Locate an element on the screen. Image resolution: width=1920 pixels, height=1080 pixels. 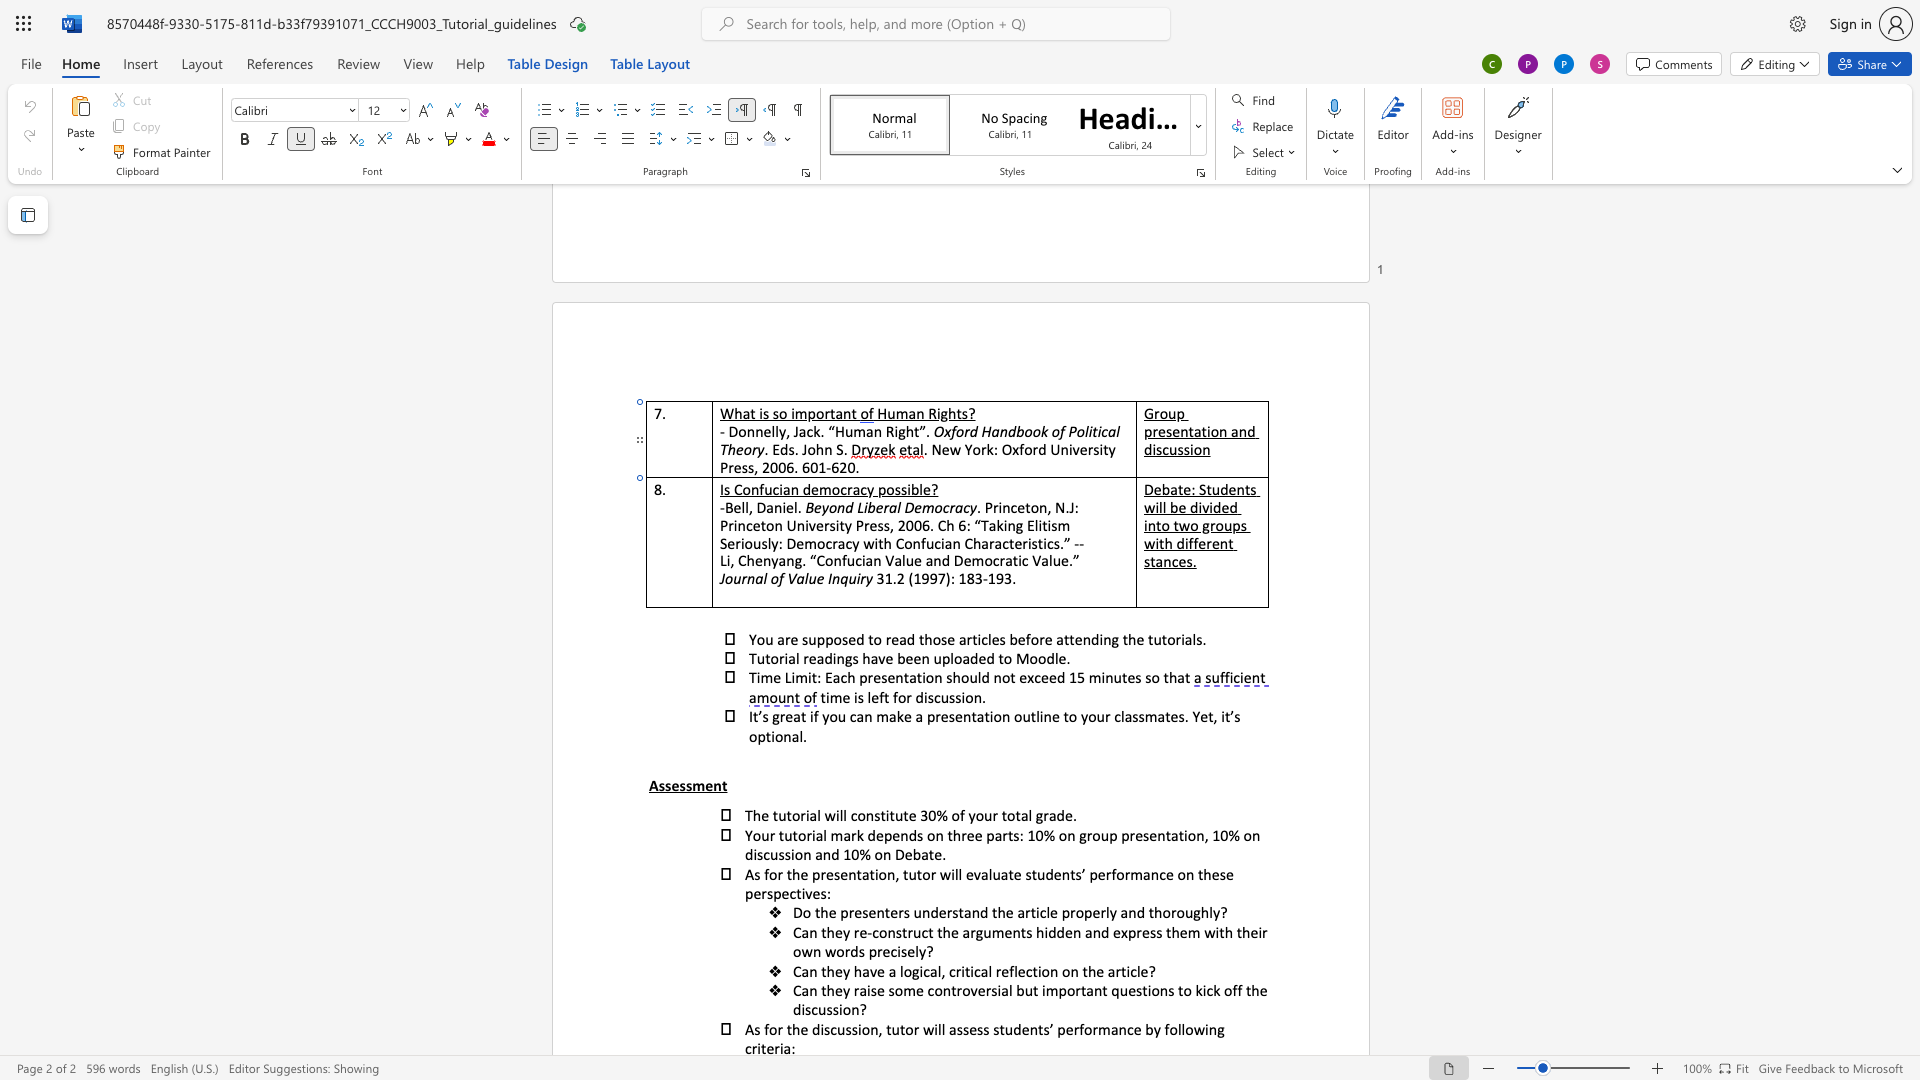
the space between the continuous character "s" and "s" in the text is located at coordinates (1138, 715).